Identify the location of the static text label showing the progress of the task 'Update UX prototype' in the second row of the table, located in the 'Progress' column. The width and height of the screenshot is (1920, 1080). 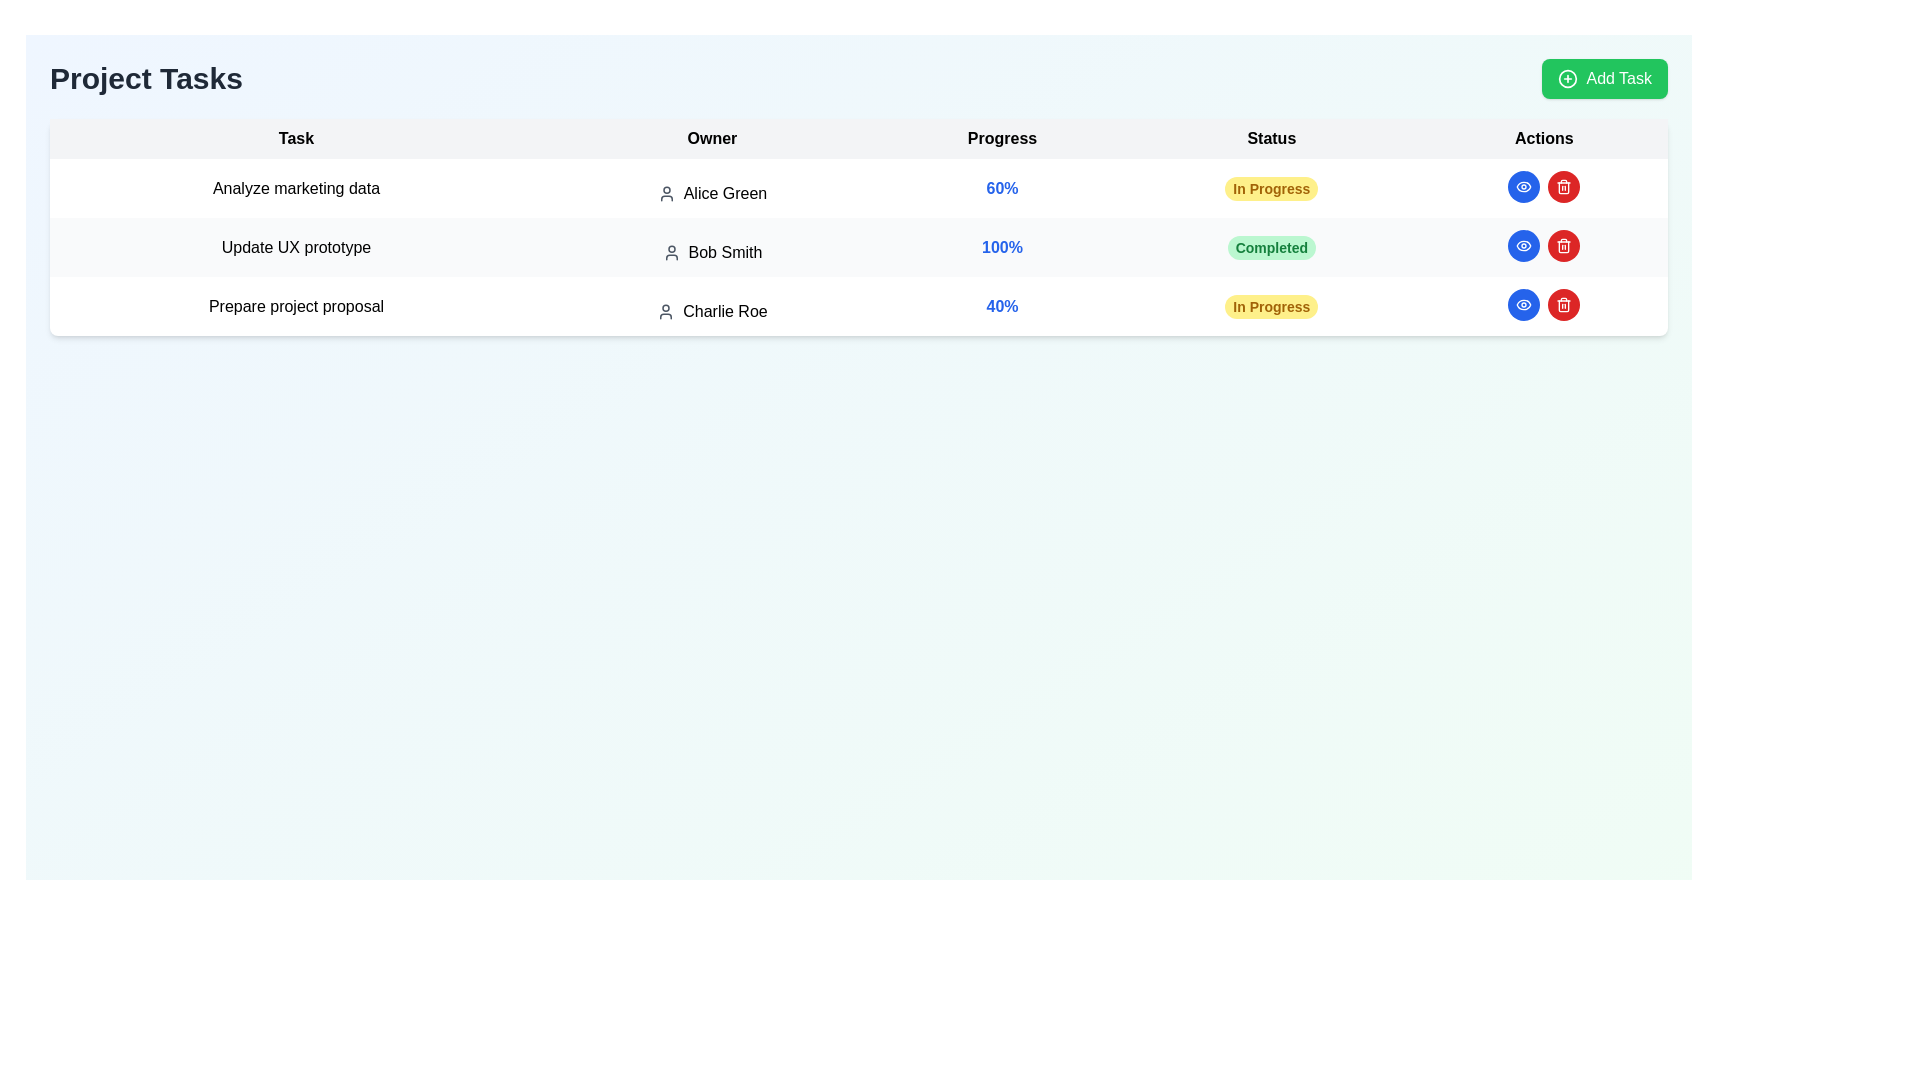
(1002, 246).